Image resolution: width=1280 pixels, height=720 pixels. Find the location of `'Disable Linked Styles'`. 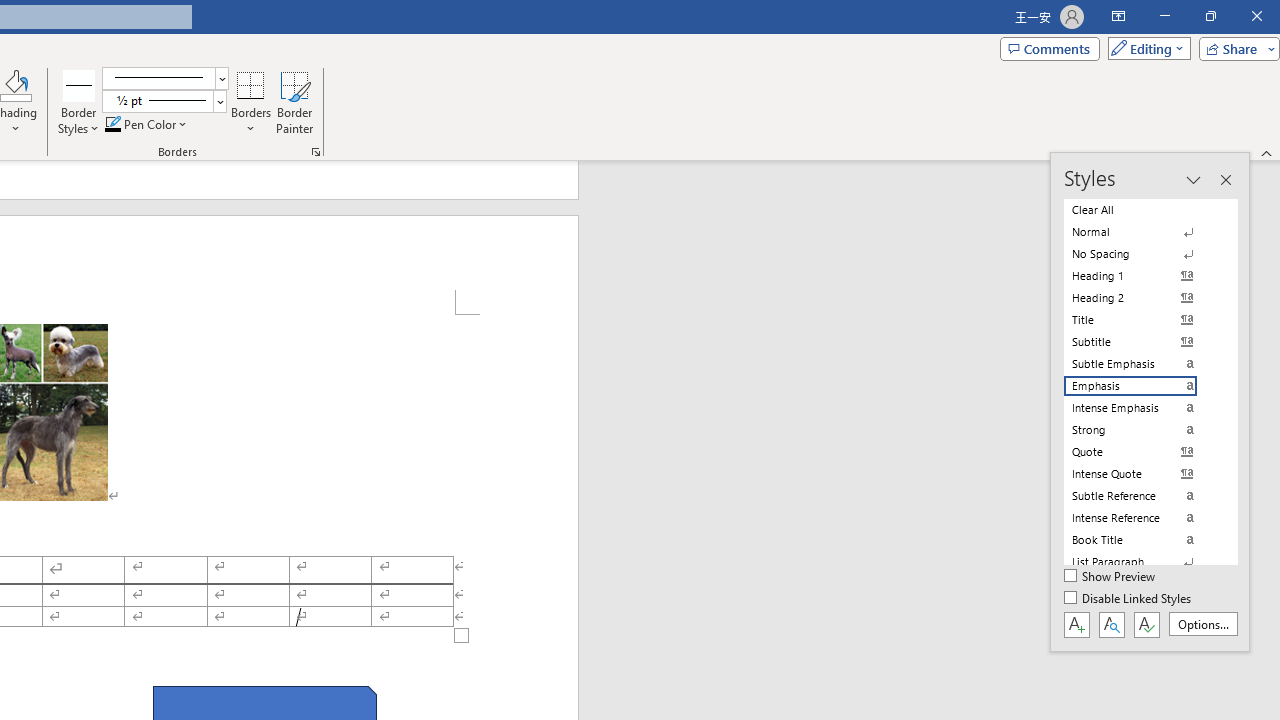

'Disable Linked Styles' is located at coordinates (1129, 598).